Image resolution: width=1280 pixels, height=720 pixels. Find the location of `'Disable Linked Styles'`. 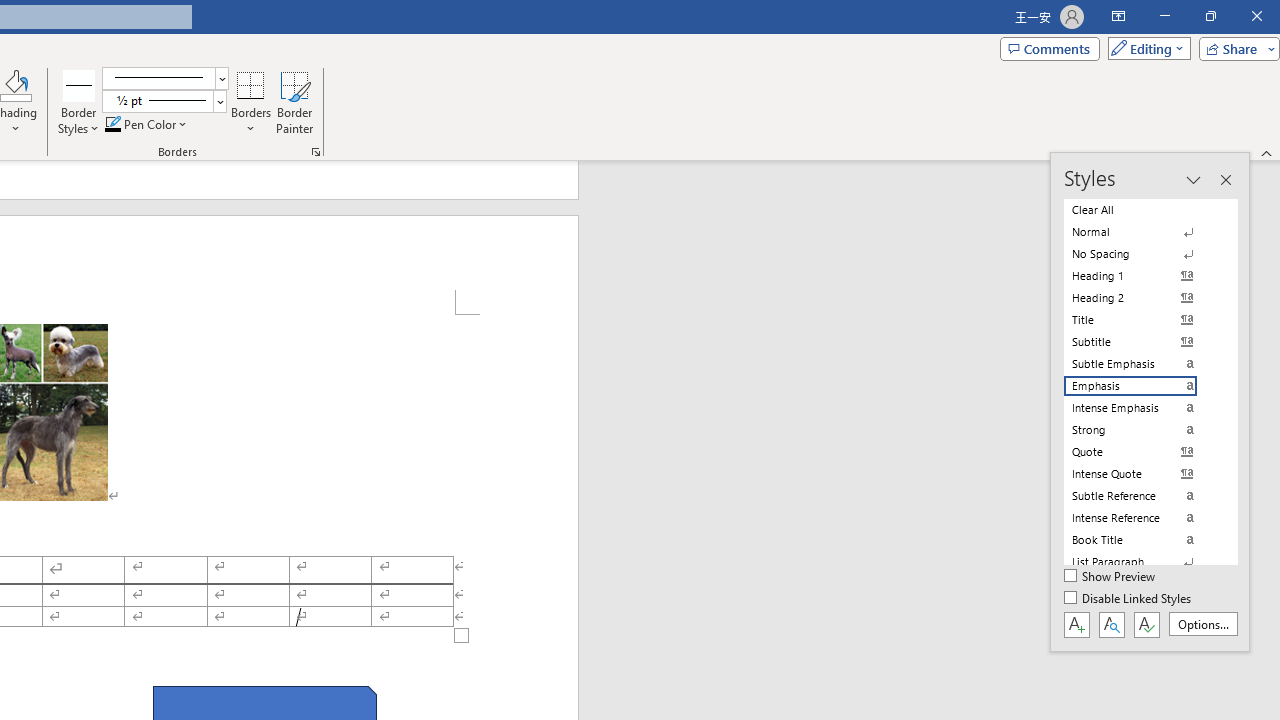

'Disable Linked Styles' is located at coordinates (1129, 598).